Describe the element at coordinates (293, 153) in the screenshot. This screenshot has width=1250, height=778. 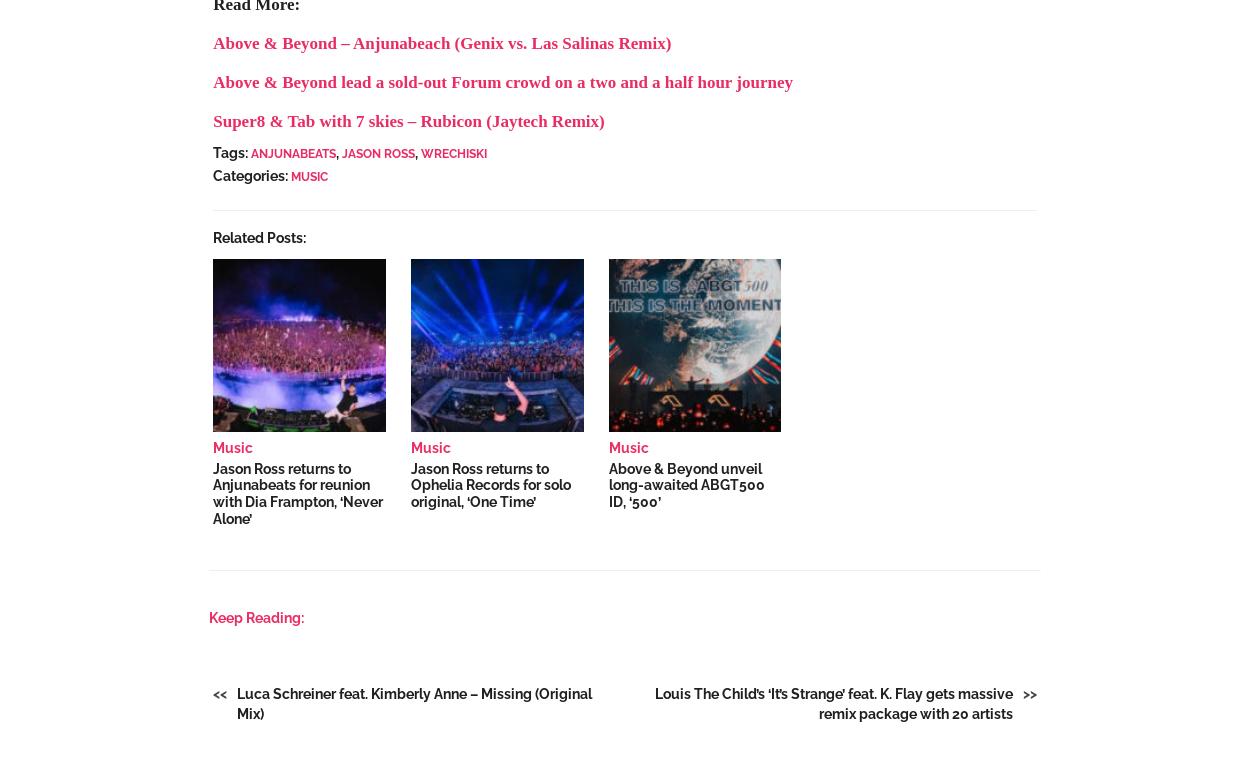
I see `'Anjunabeats'` at that location.